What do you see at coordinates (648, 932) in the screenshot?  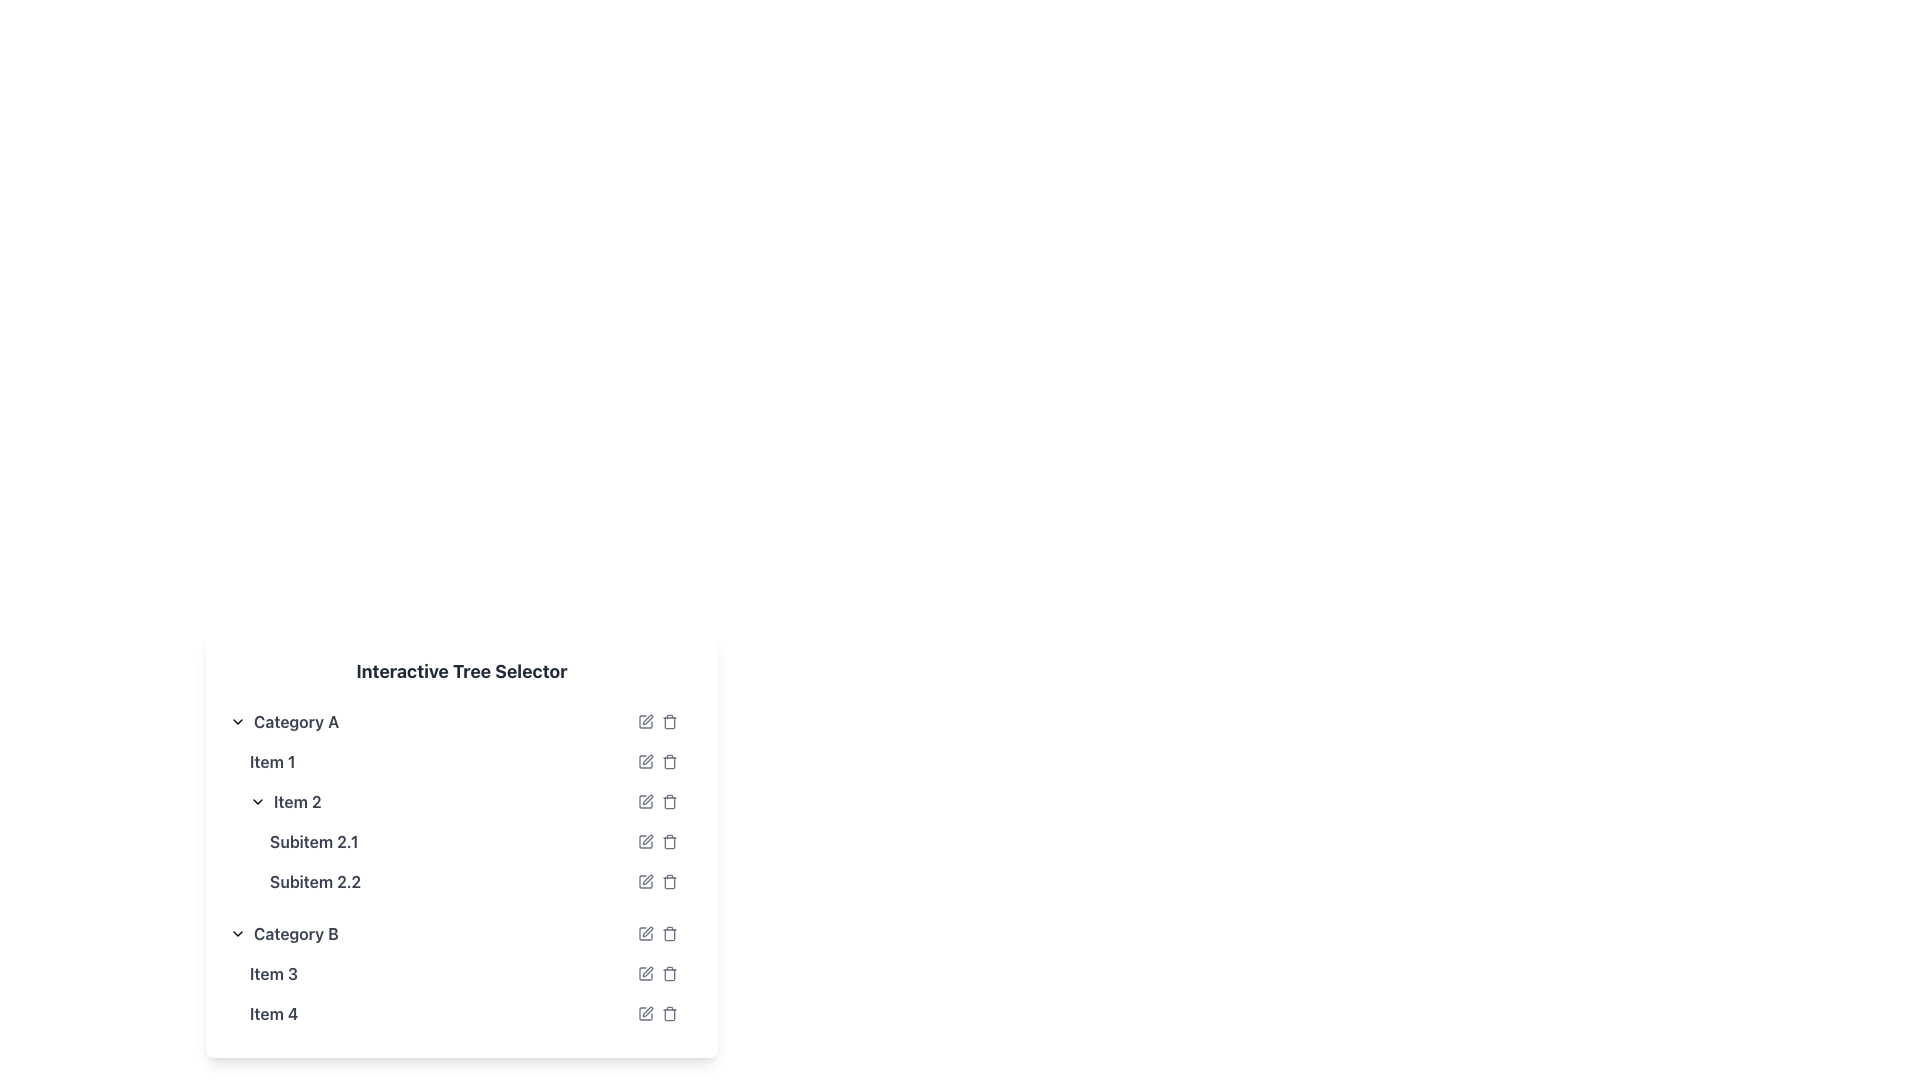 I see `the pen-like icon located next to the 'Category B' label in the interactive tree selector interface` at bounding box center [648, 932].